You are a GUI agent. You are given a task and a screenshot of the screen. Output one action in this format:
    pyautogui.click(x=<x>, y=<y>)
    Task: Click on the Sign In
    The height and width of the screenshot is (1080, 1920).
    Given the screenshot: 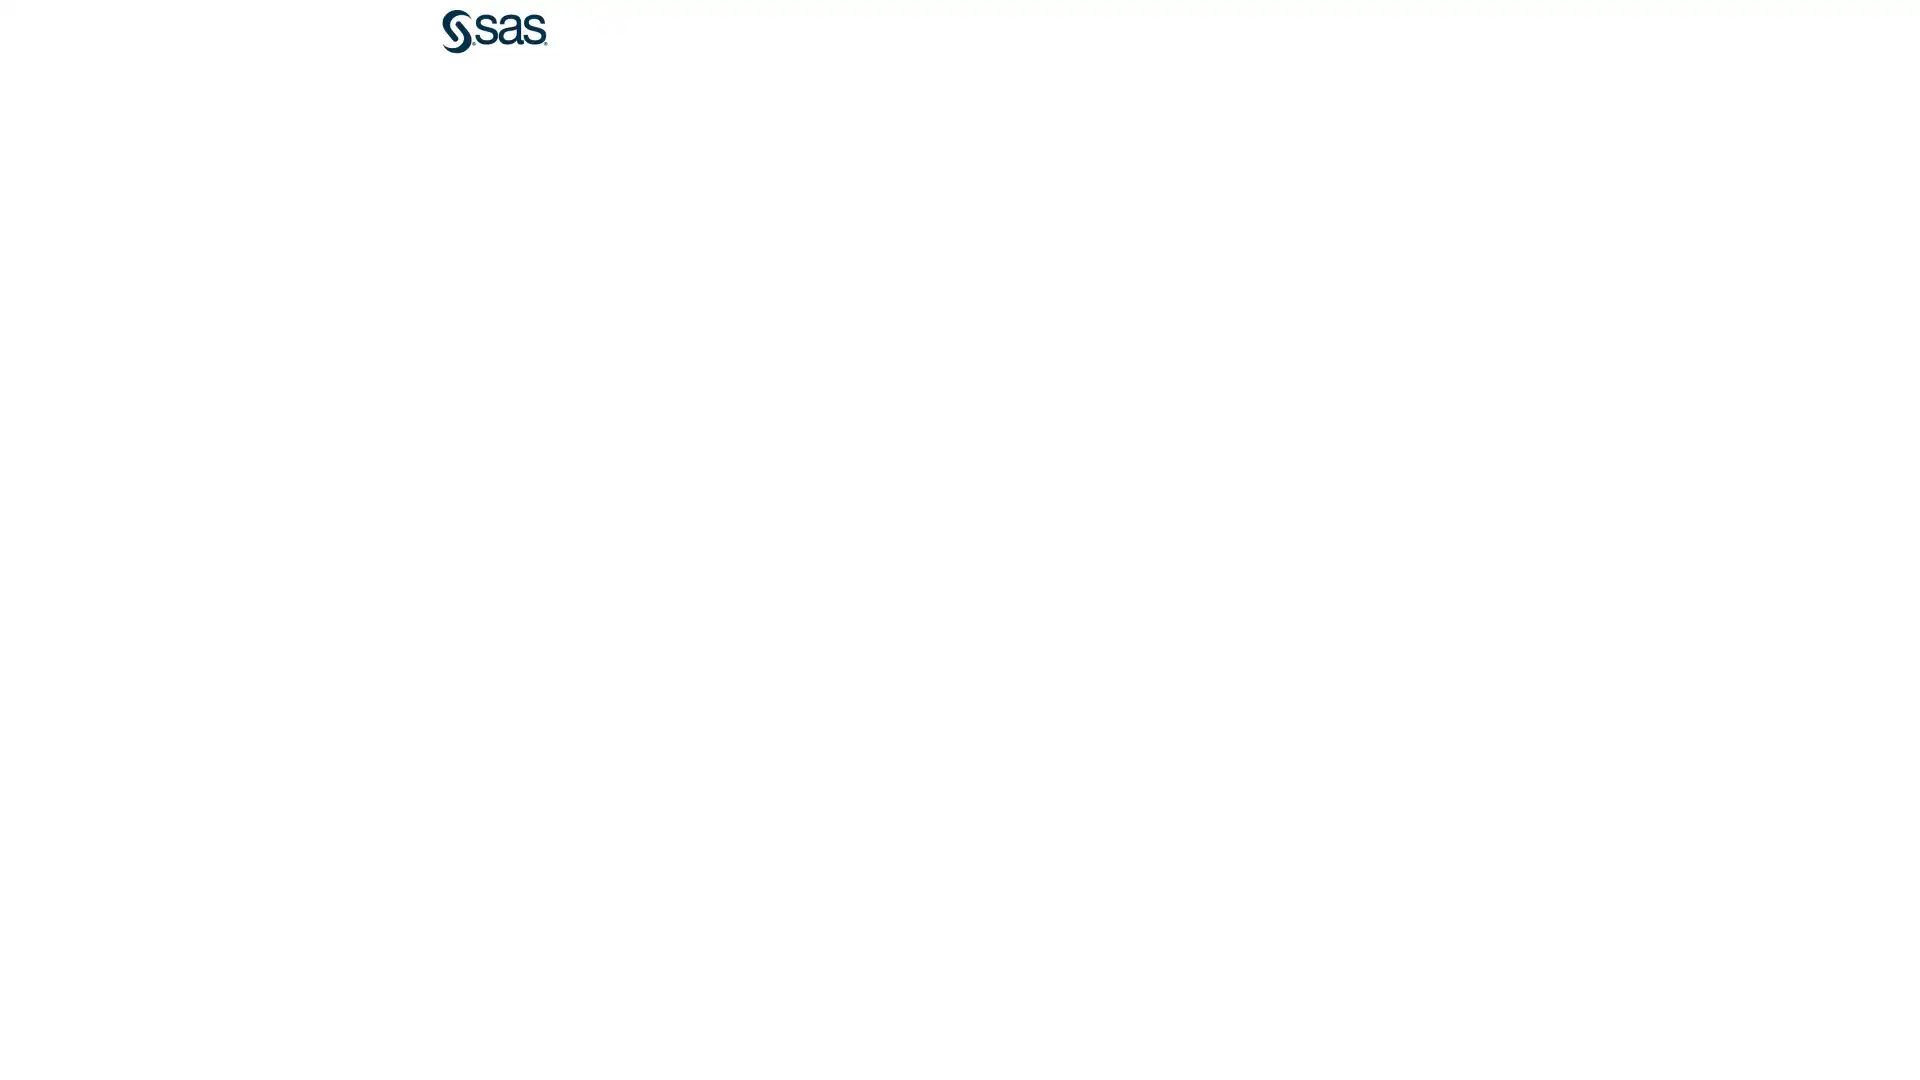 What is the action you would take?
    pyautogui.click(x=1350, y=32)
    